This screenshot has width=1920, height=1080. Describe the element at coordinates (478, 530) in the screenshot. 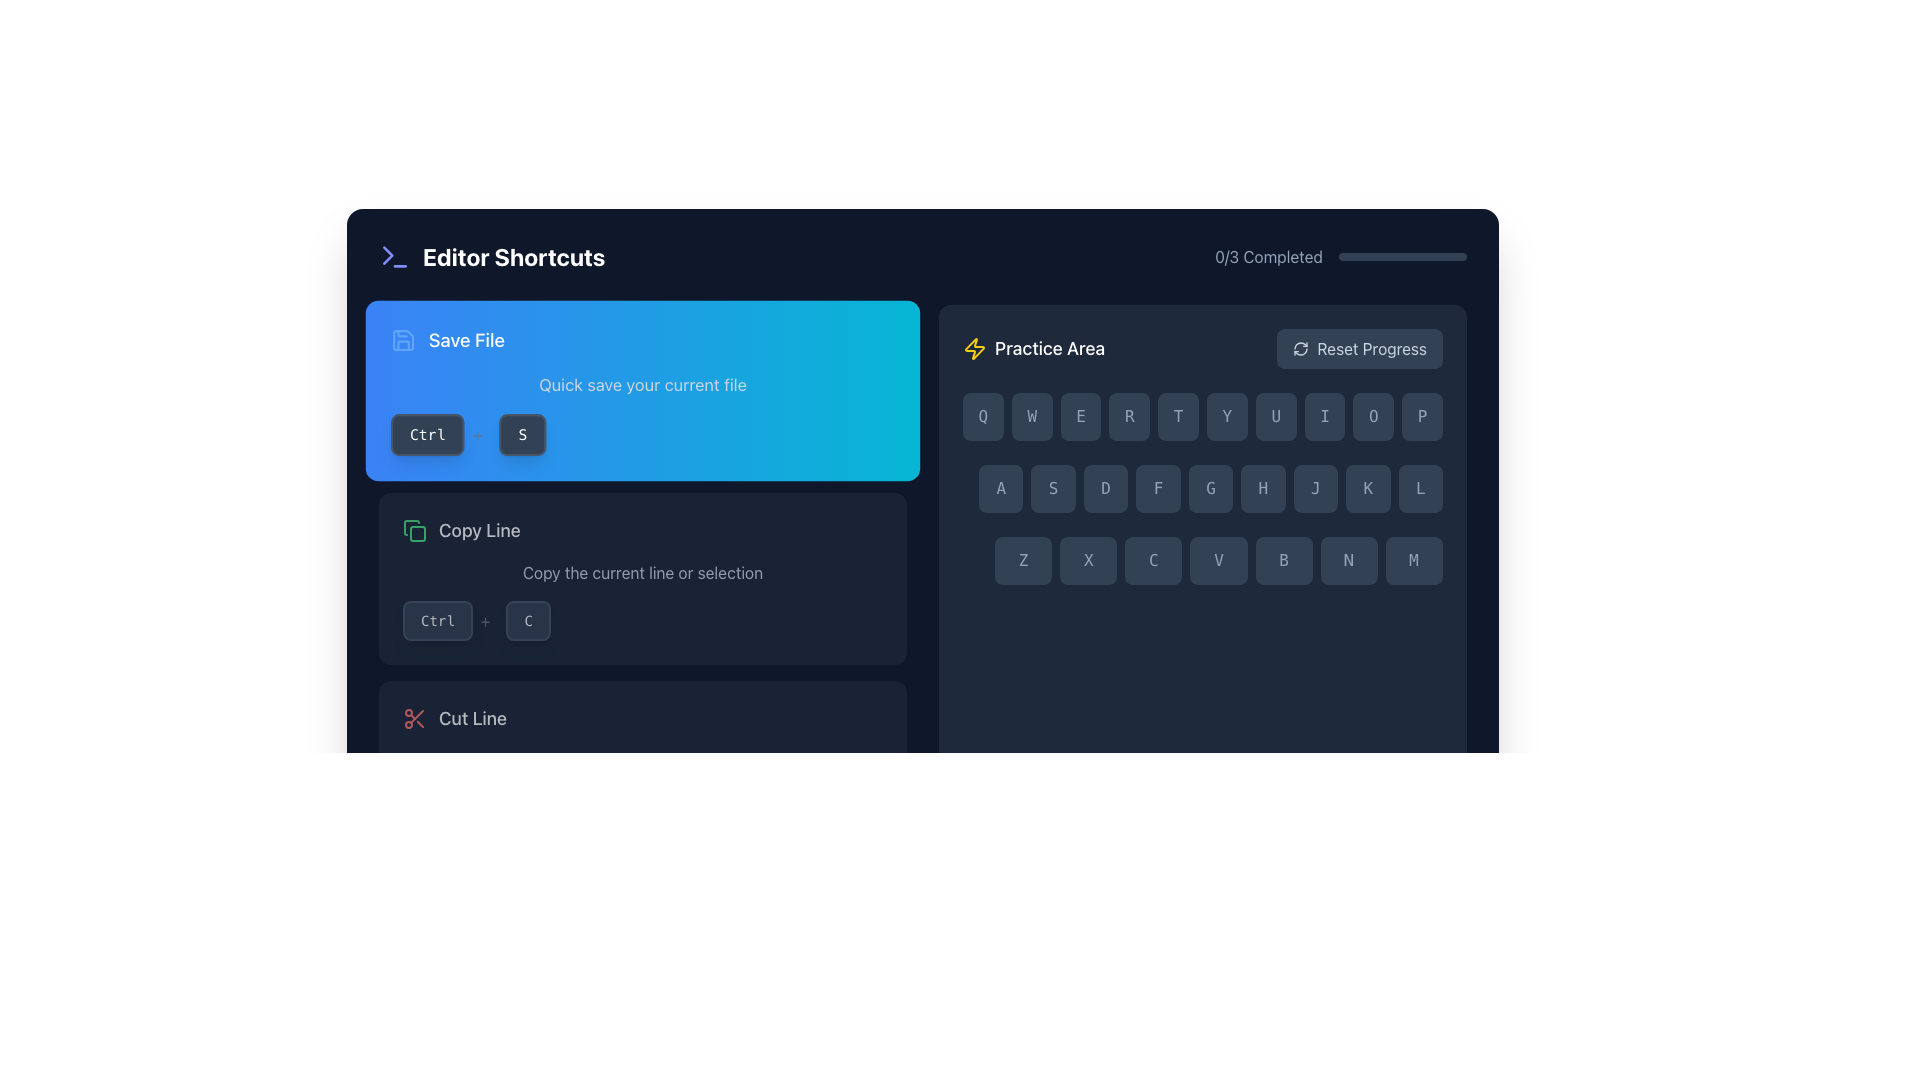

I see `the 'Copy Line' text element, which is styled in a large, white font and is located beside a green document copy icon within the 'Editor Shortcuts' panel` at that location.